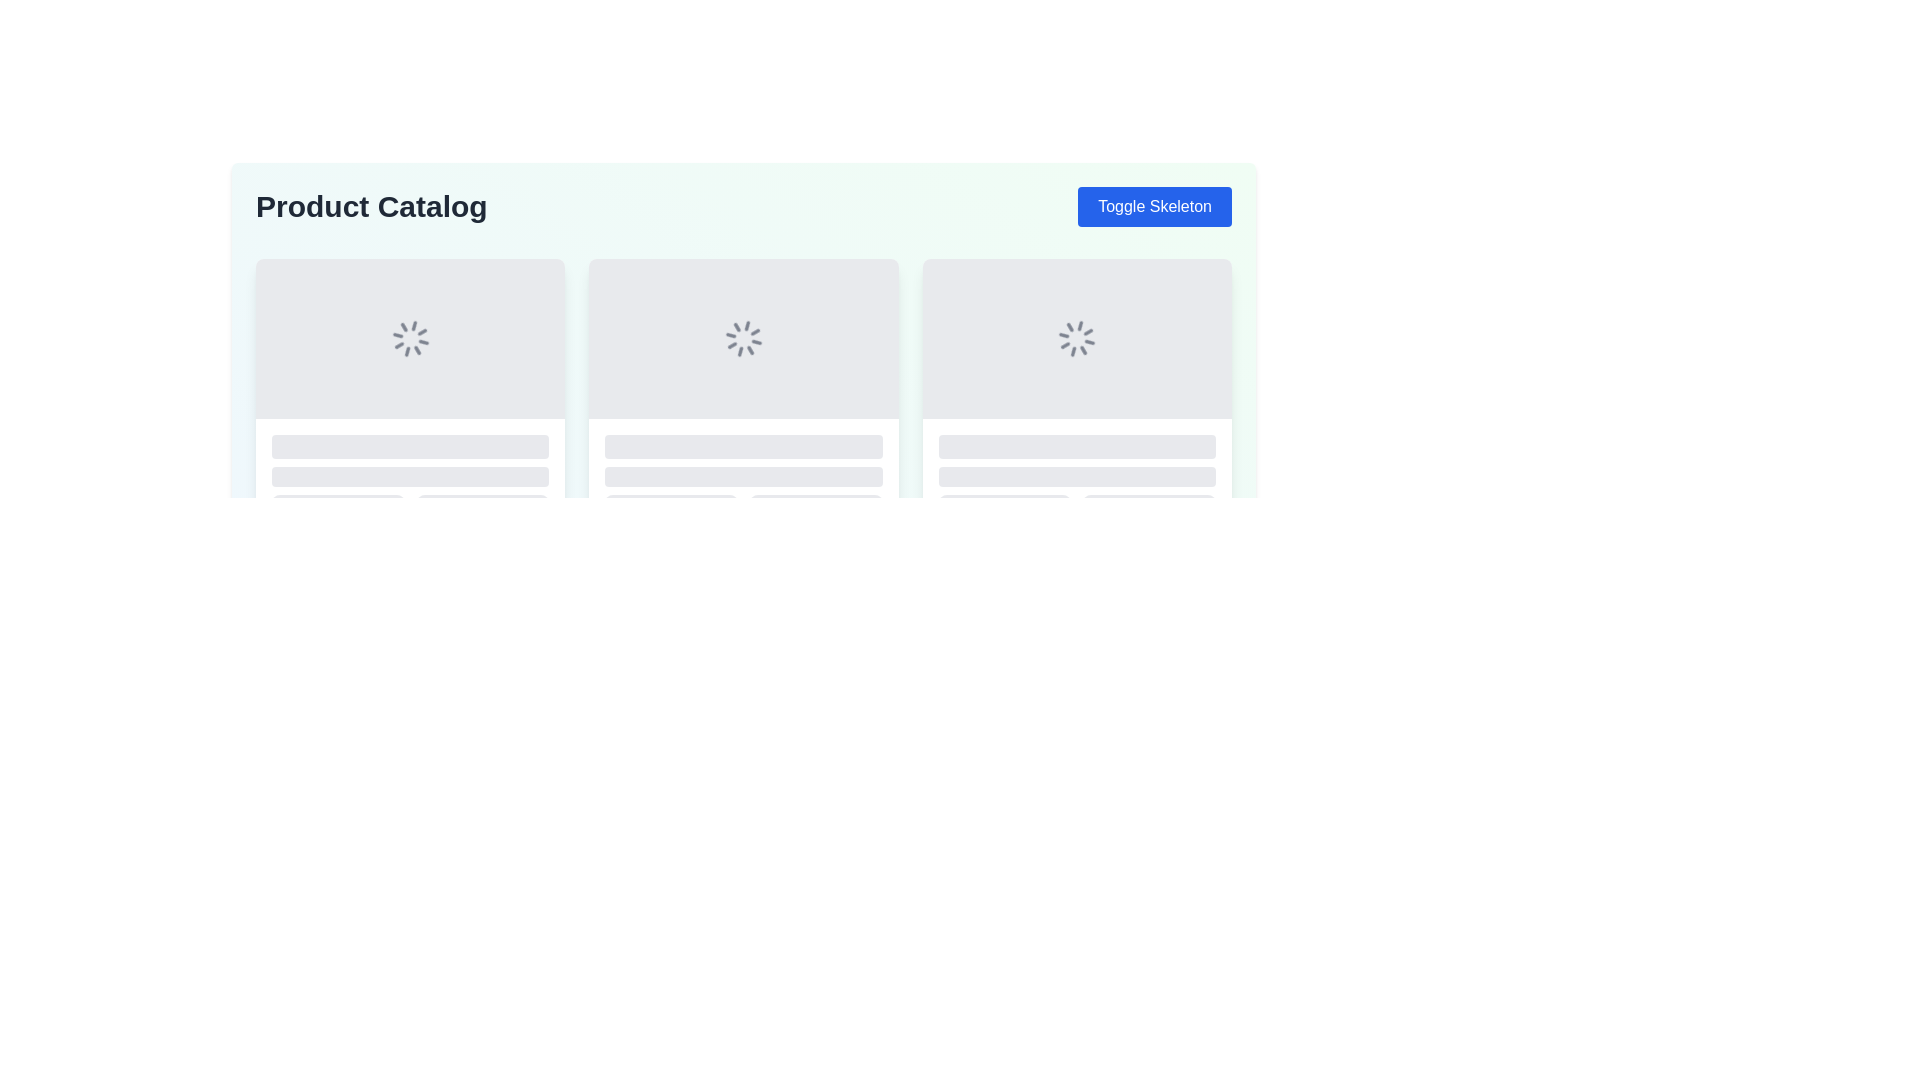 The height and width of the screenshot is (1080, 1920). Describe the element at coordinates (1004, 501) in the screenshot. I see `the Skeleton loading placeholder located` at that location.